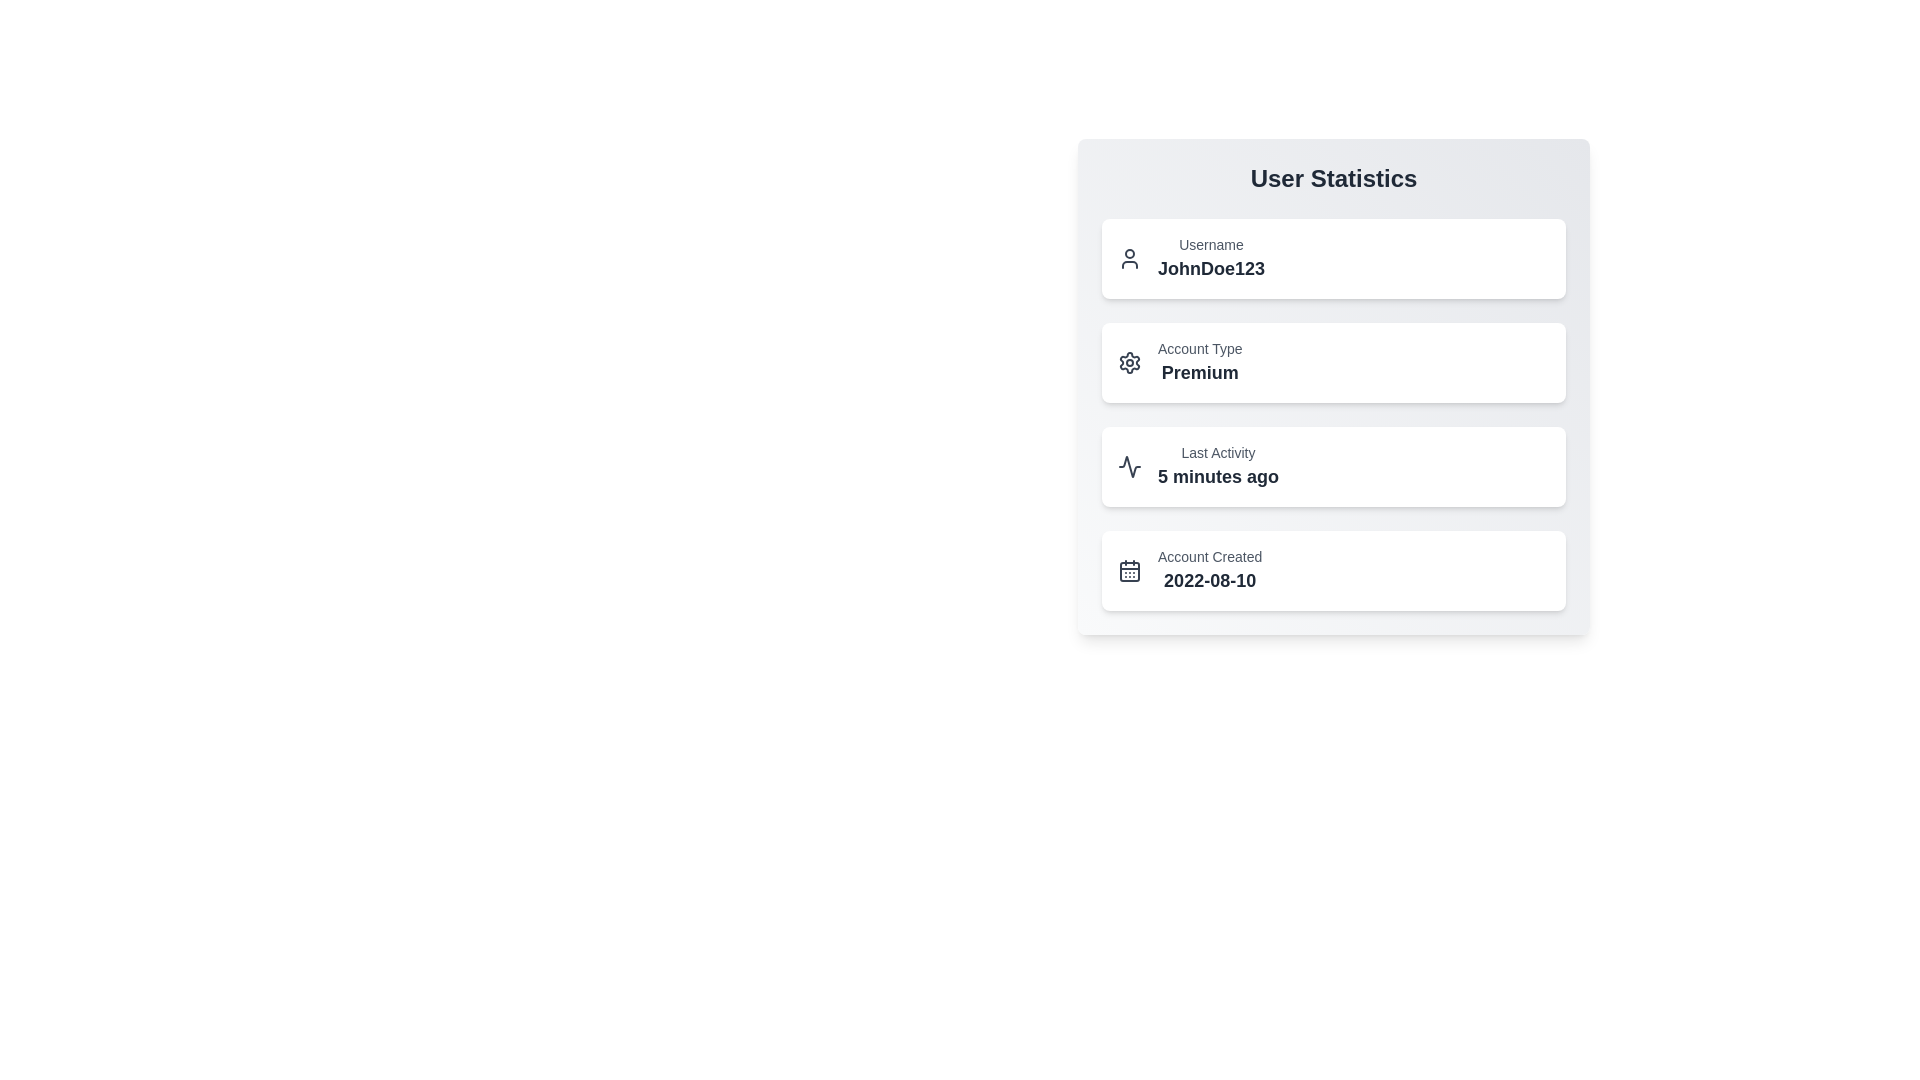  I want to click on the 'Account Type' text label, which is displayed in gray color and located under 'User Statistics' above the text 'Premium', so click(1200, 347).